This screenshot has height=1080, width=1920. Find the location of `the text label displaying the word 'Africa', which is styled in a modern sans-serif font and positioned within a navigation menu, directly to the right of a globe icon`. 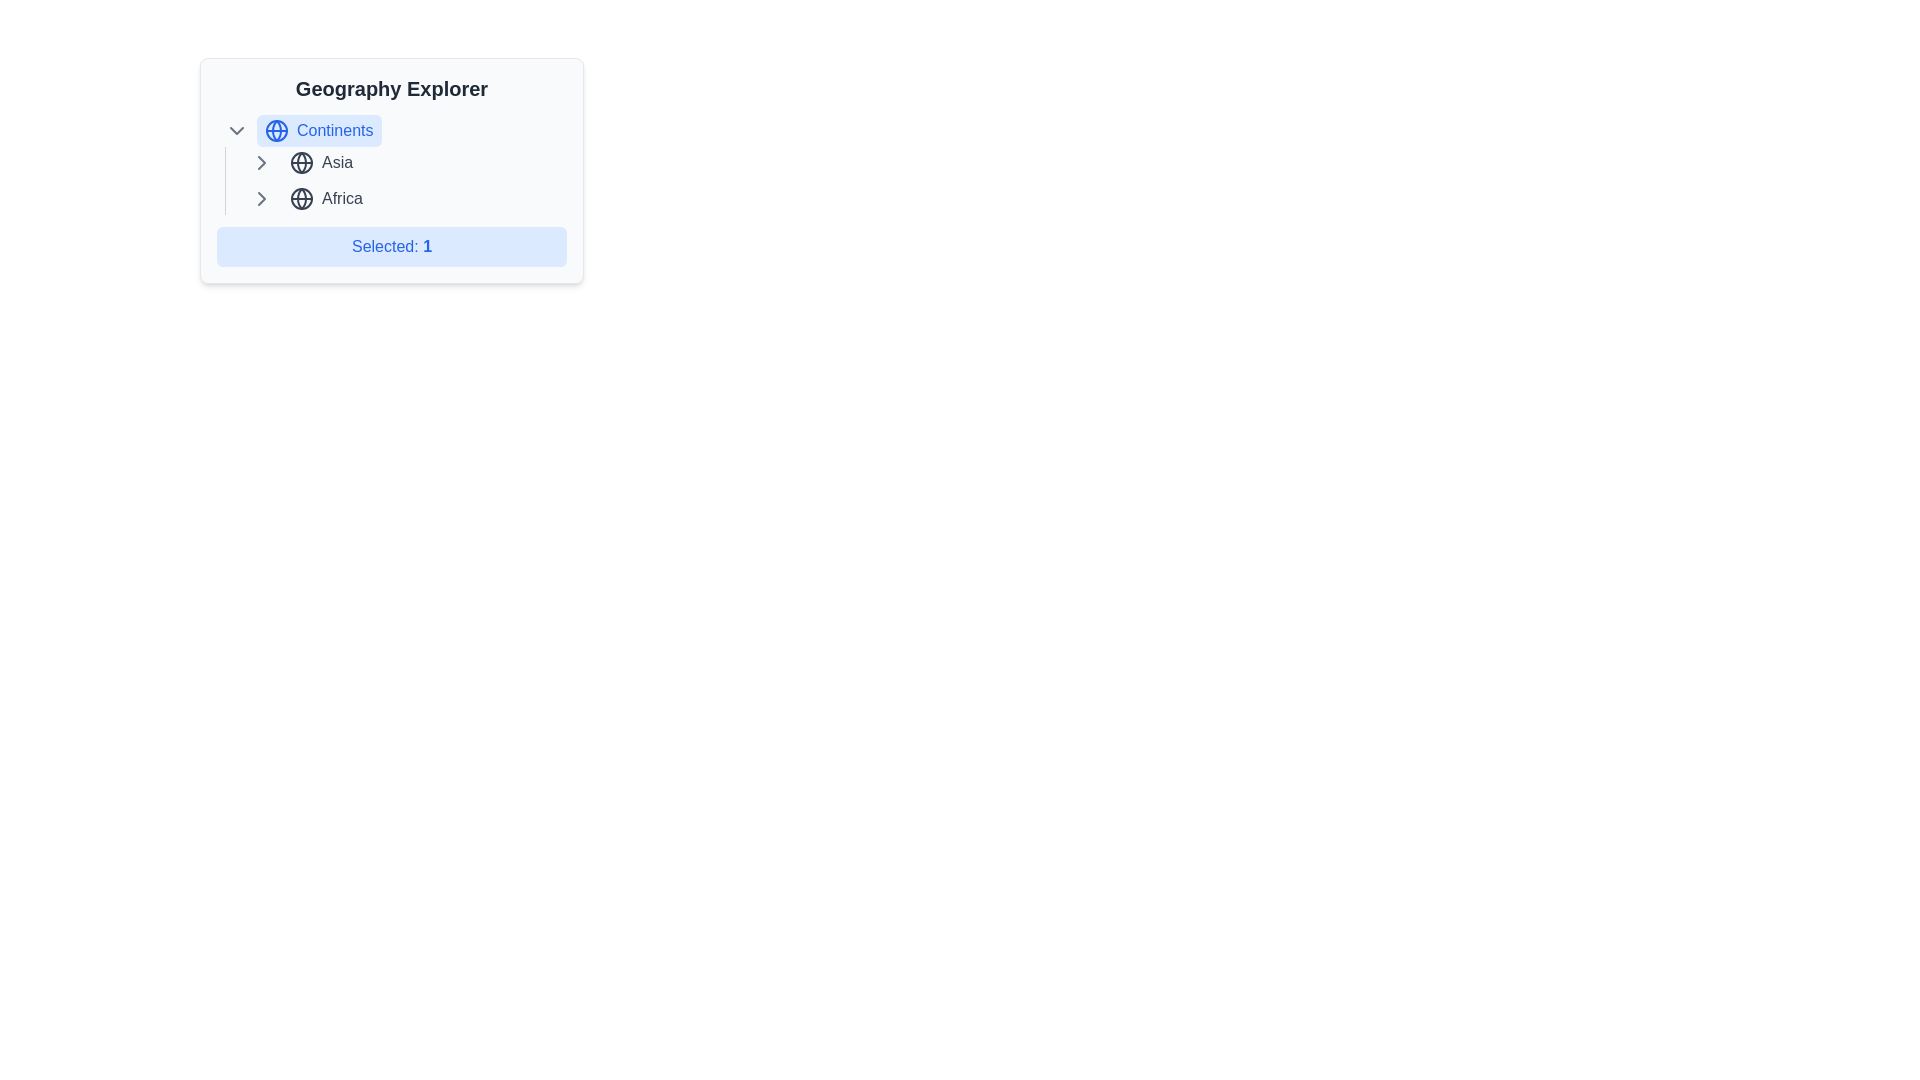

the text label displaying the word 'Africa', which is styled in a modern sans-serif font and positioned within a navigation menu, directly to the right of a globe icon is located at coordinates (342, 199).